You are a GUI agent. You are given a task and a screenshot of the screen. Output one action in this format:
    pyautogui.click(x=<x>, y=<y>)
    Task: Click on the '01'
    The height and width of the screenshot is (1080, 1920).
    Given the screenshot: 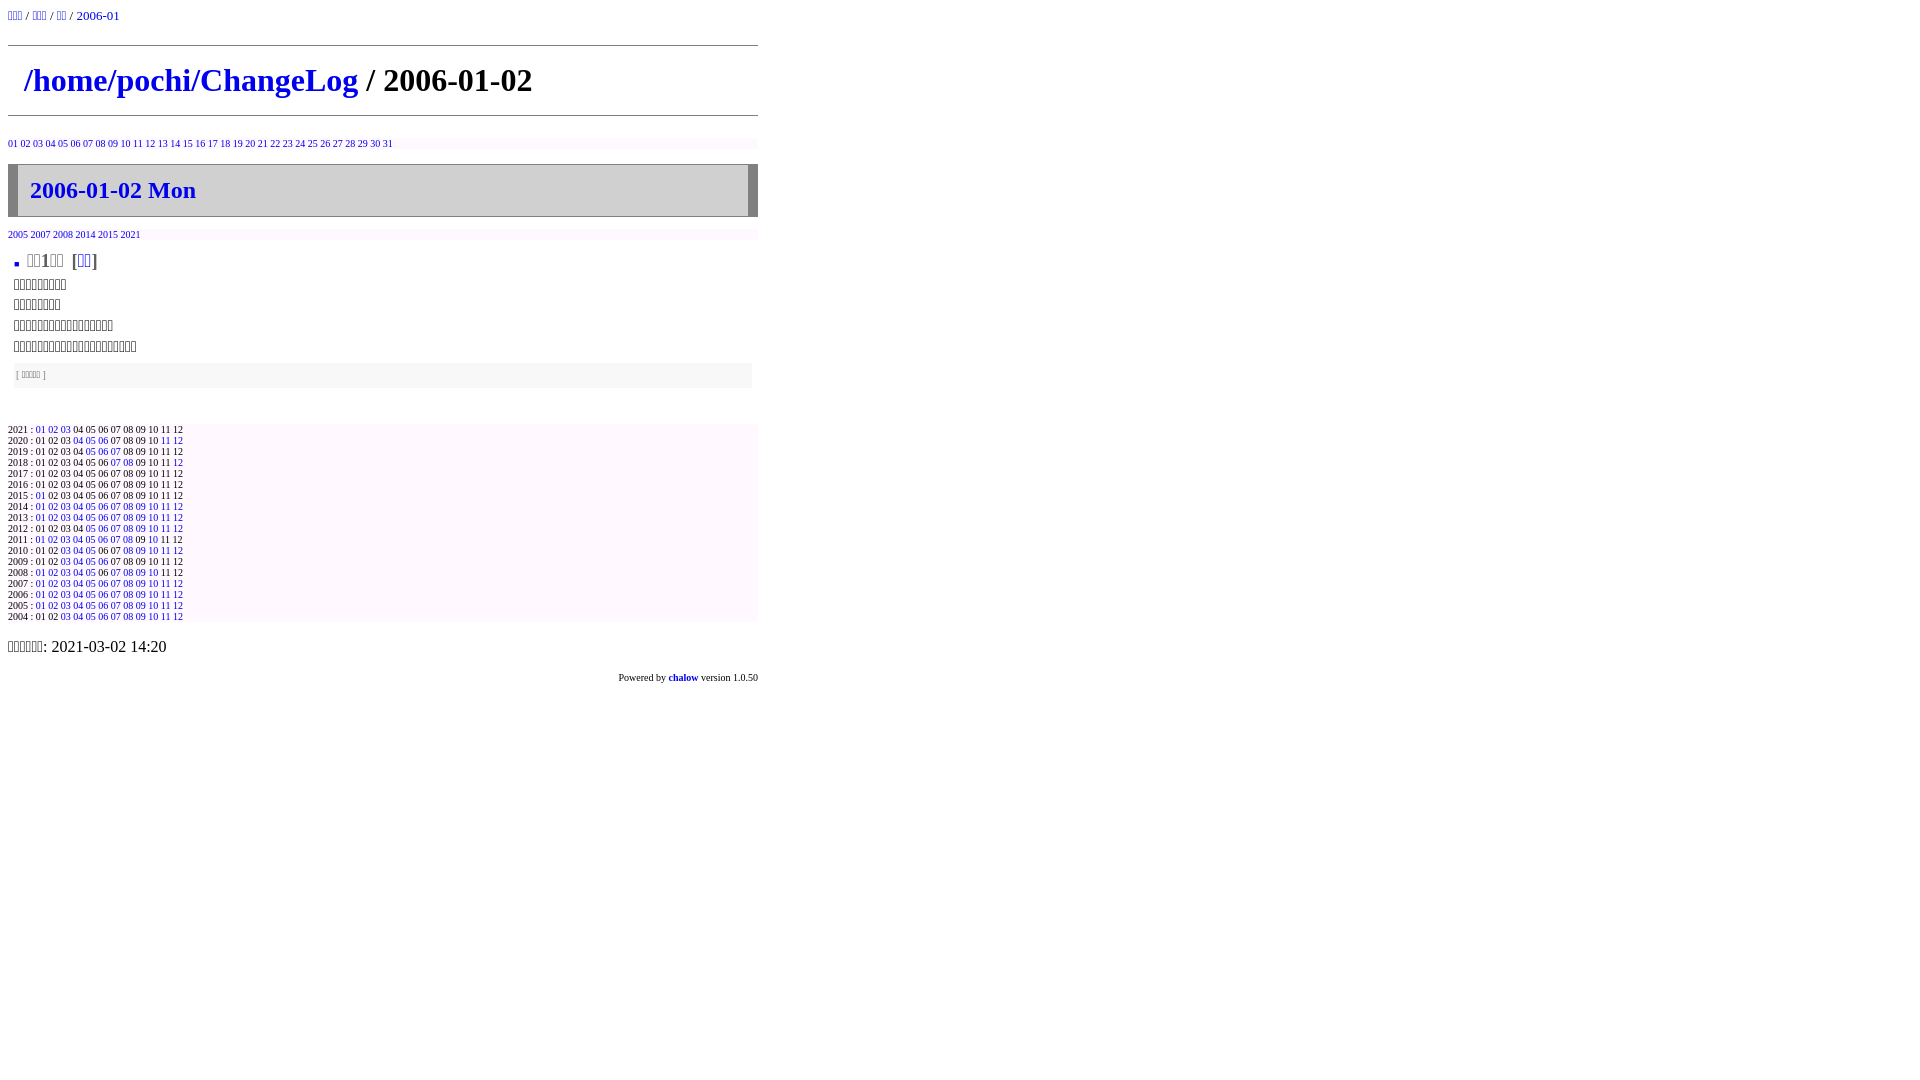 What is the action you would take?
    pyautogui.click(x=41, y=505)
    